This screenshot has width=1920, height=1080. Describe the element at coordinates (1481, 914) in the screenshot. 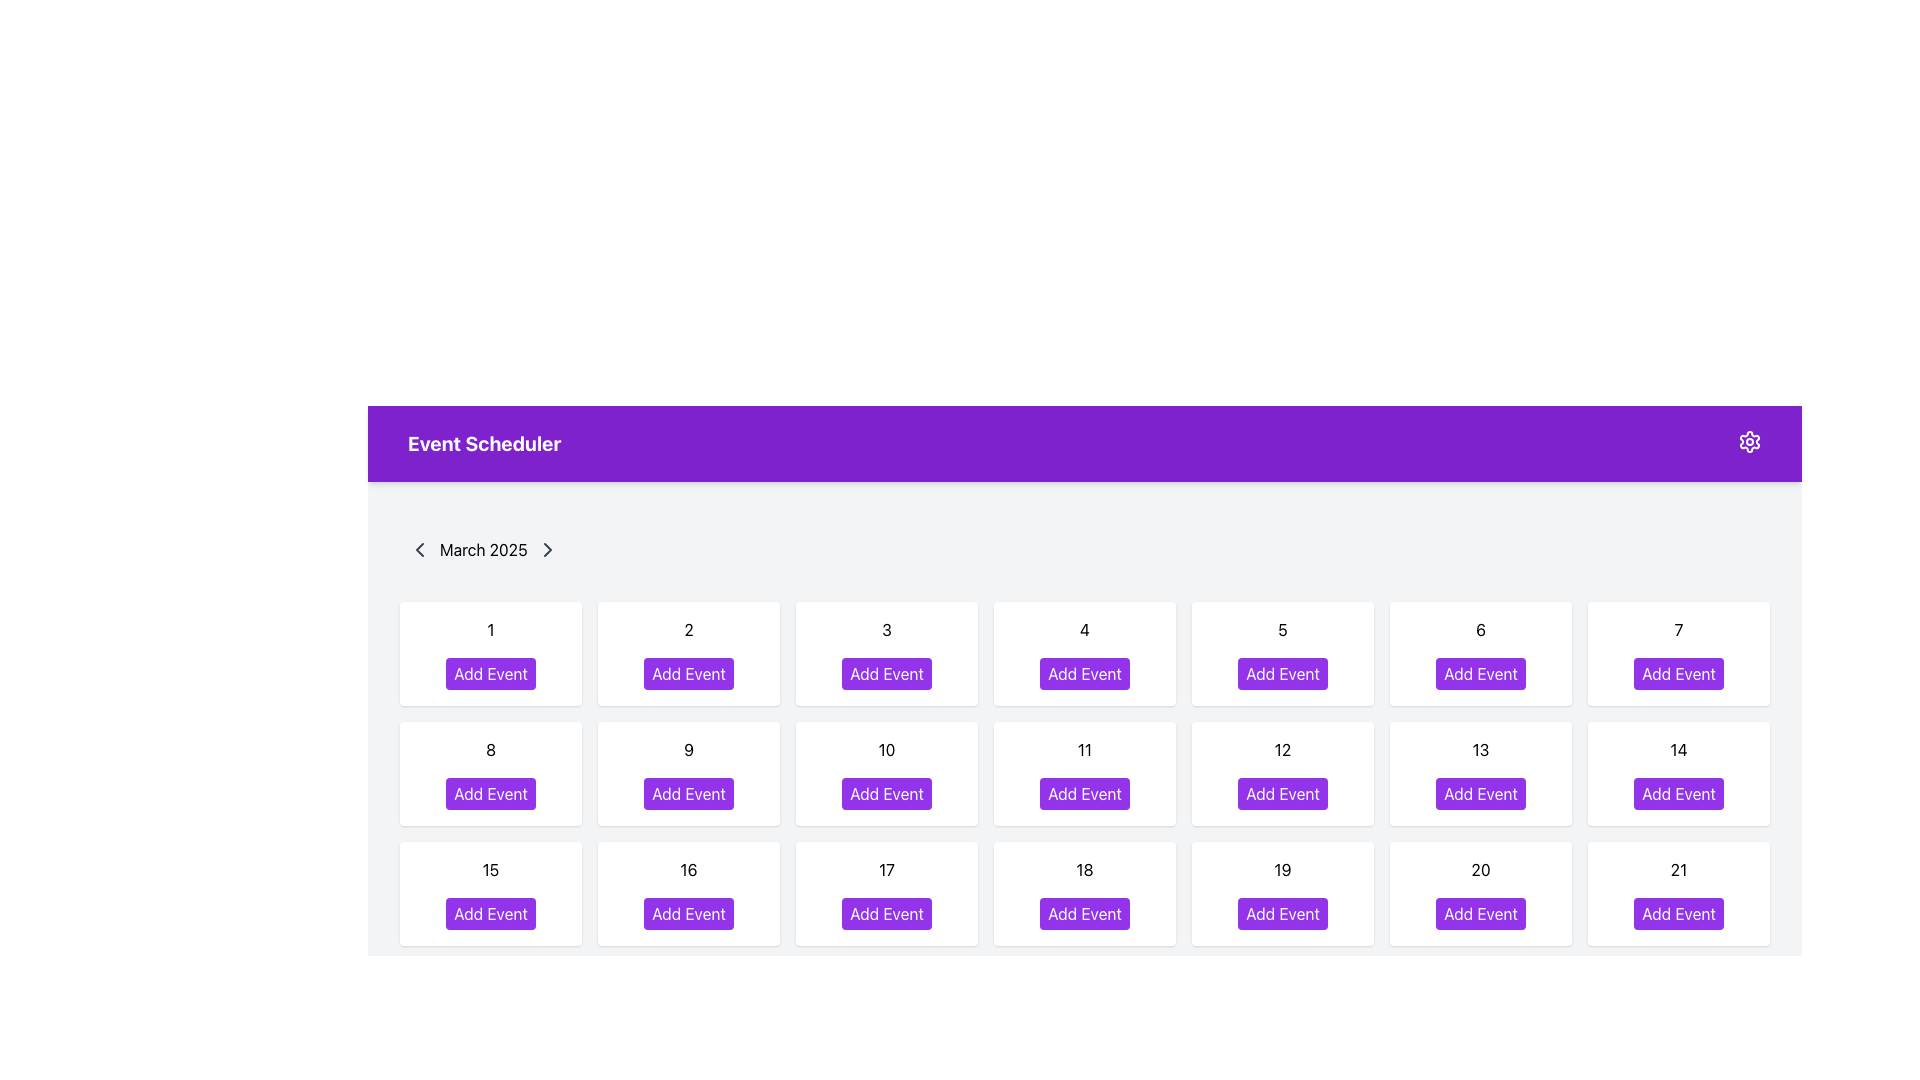

I see `the 'Add Event' button, which is a rectangular button with a vibrant purple background and white text, located in the sixth row and sixth column under 'March 2025.'` at that location.